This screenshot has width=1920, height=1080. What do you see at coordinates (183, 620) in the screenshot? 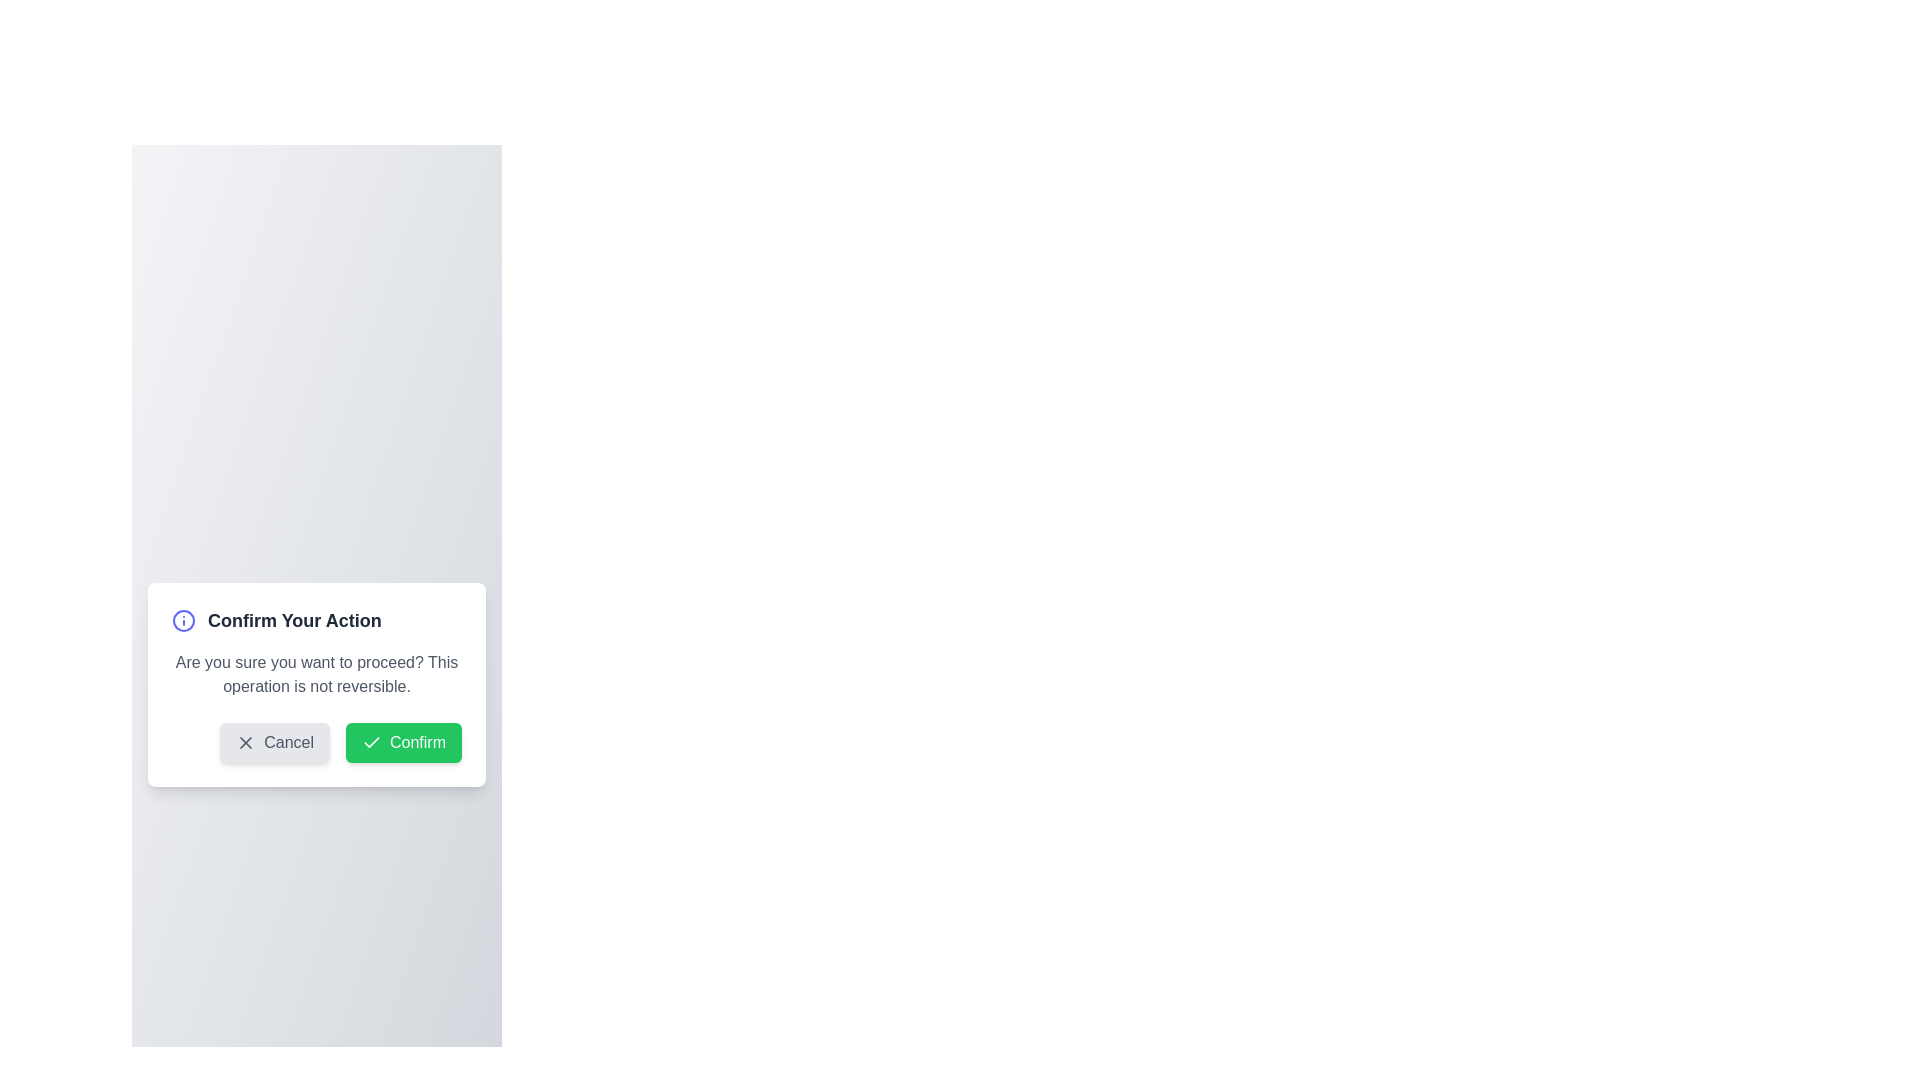
I see `the circular icon border located at the top-left corner of the confirmation dialog box, which serves as the outer boundary of the informational icon` at bounding box center [183, 620].